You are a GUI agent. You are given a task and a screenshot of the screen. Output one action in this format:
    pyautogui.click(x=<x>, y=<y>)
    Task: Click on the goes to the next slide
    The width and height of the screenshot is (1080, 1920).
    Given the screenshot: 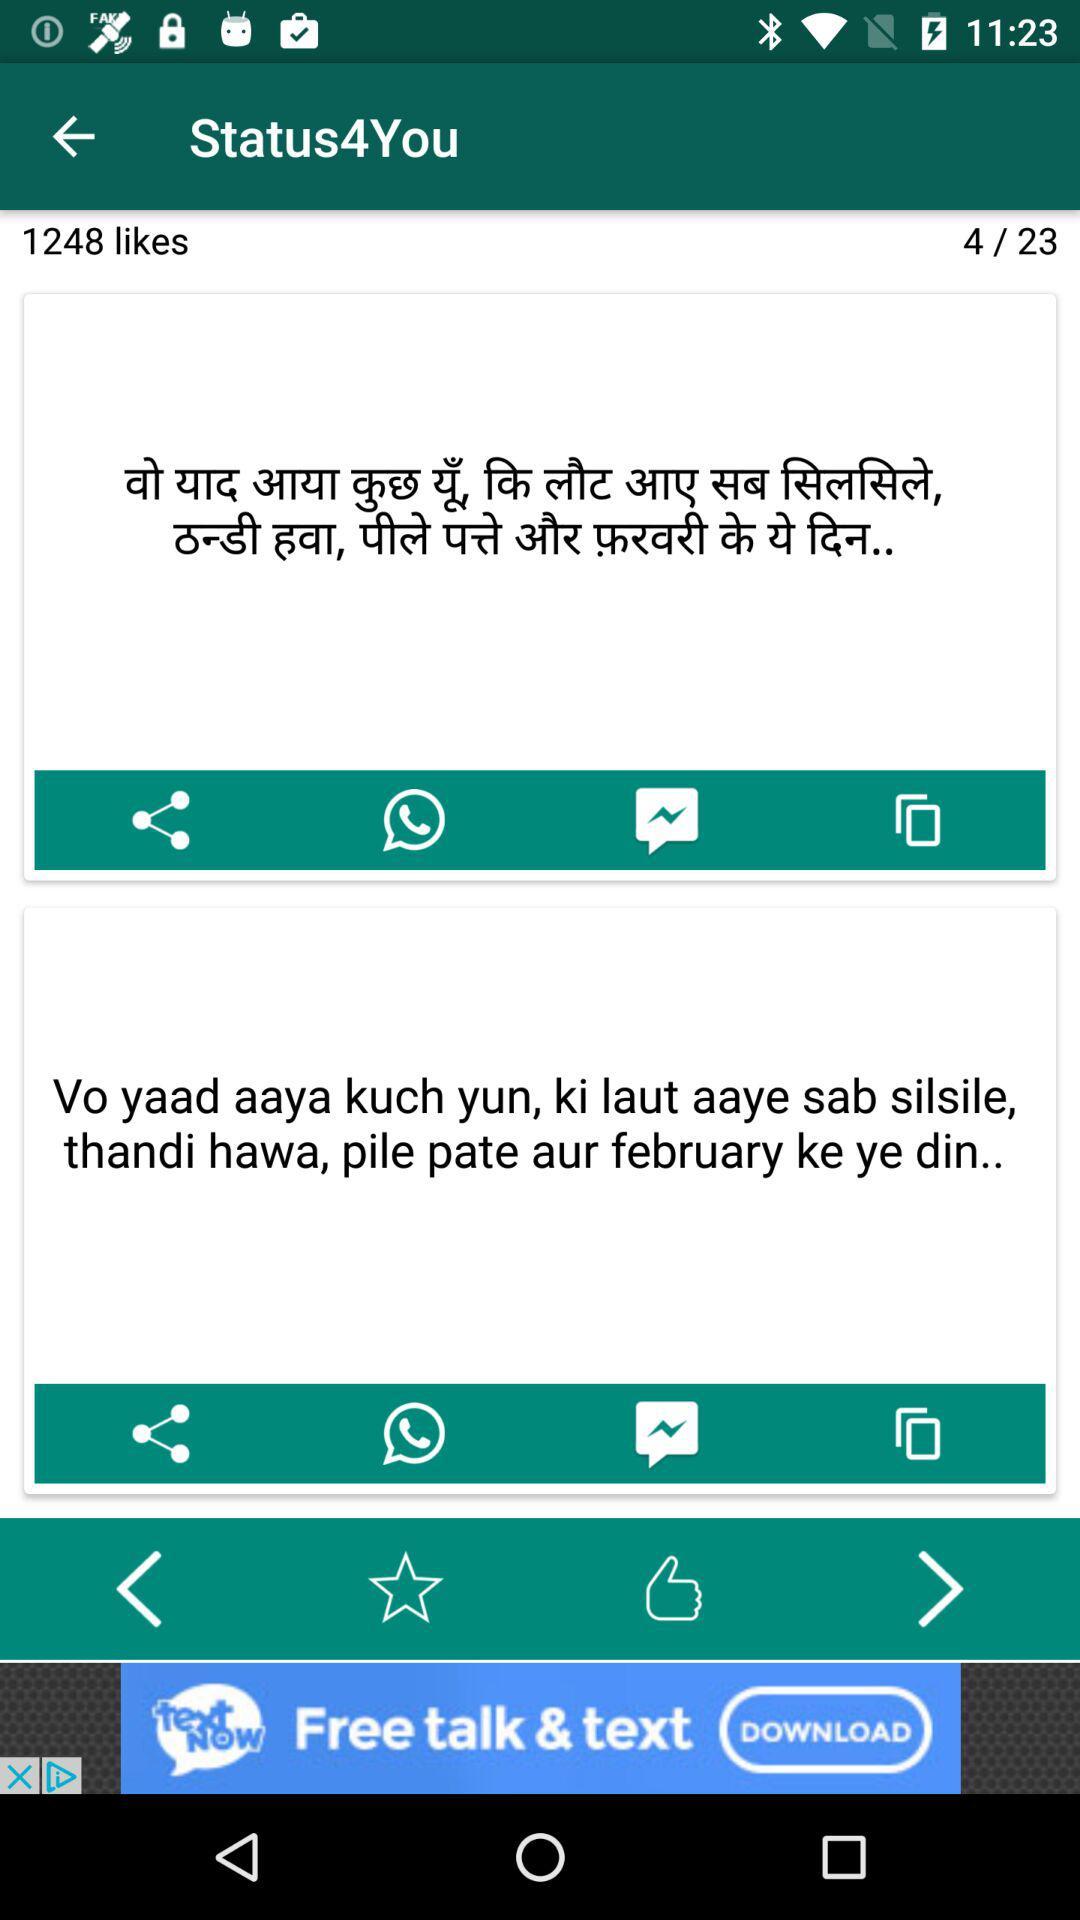 What is the action you would take?
    pyautogui.click(x=940, y=1587)
    